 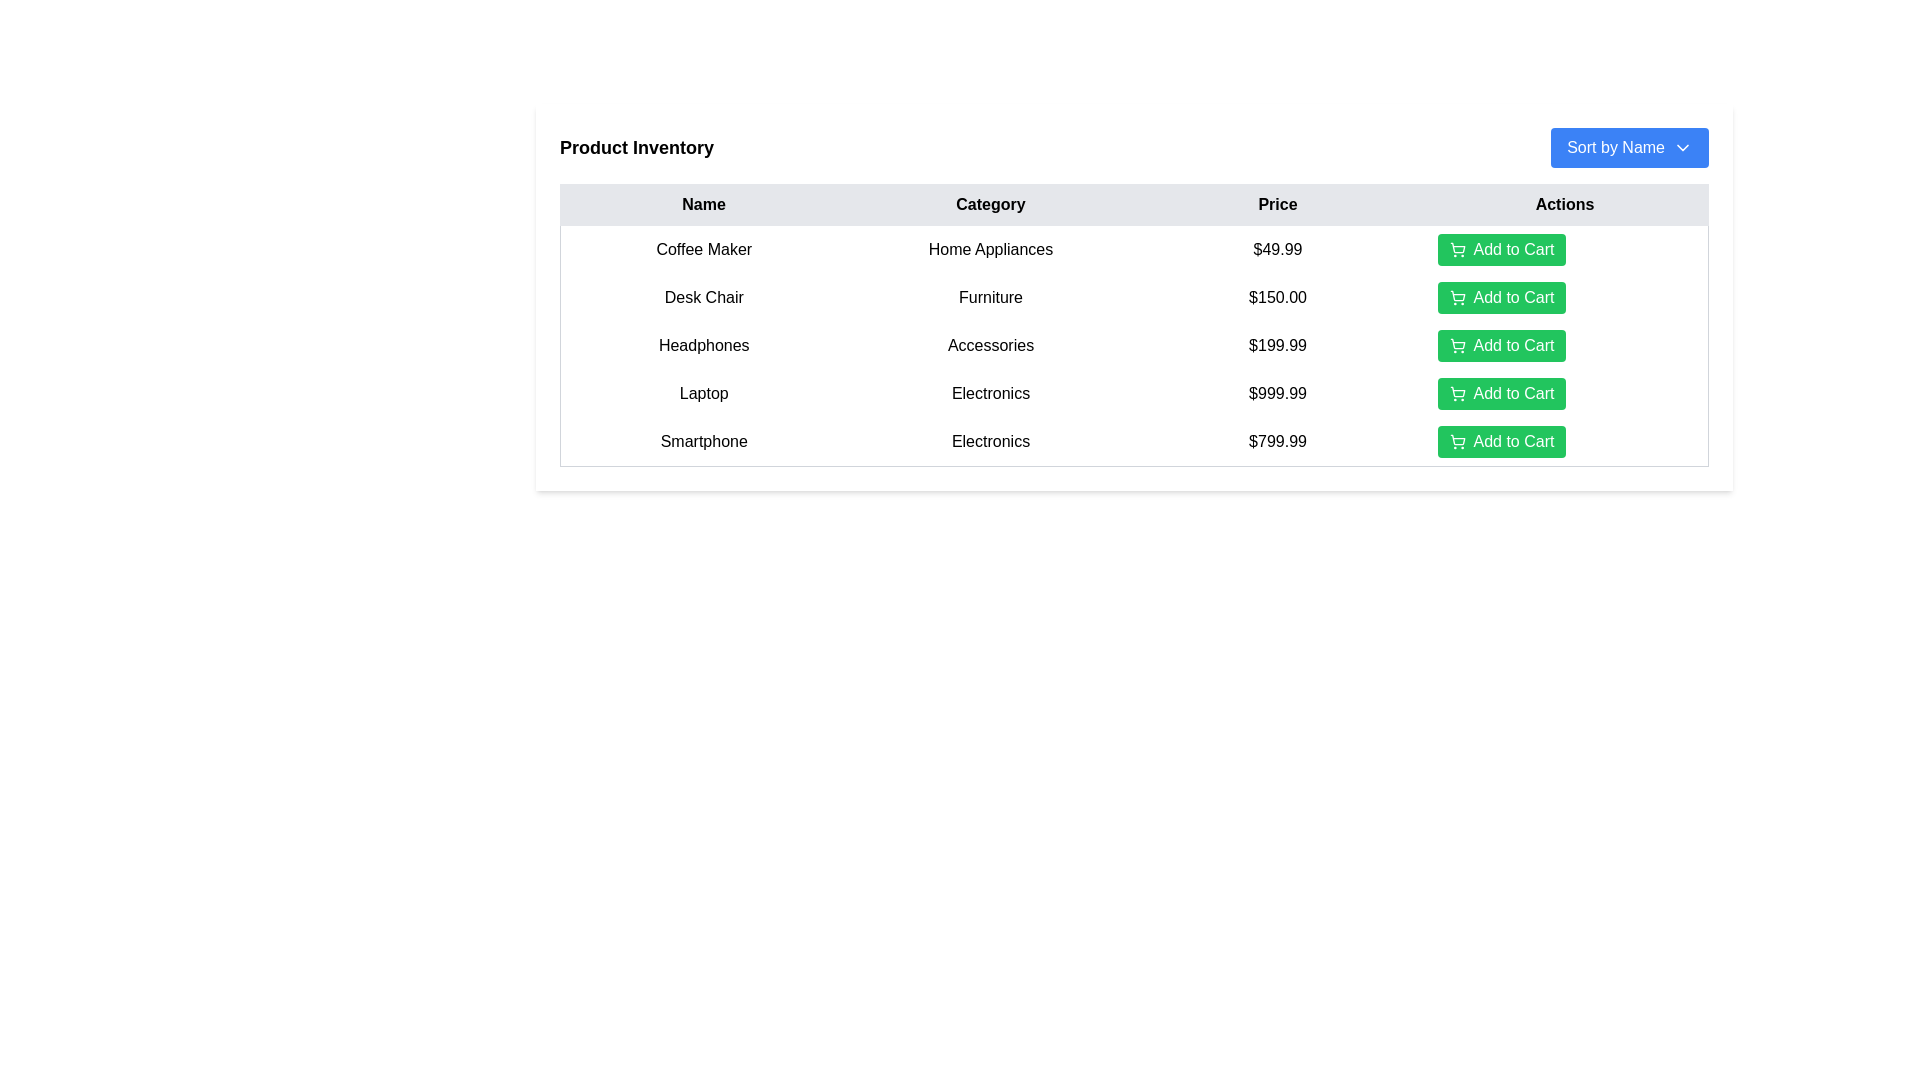 What do you see at coordinates (1457, 441) in the screenshot?
I see `the shopping cart icon located inside the 'Add to Cart' button for the 'Smartphone' item in the 'Actions' column of the table` at bounding box center [1457, 441].